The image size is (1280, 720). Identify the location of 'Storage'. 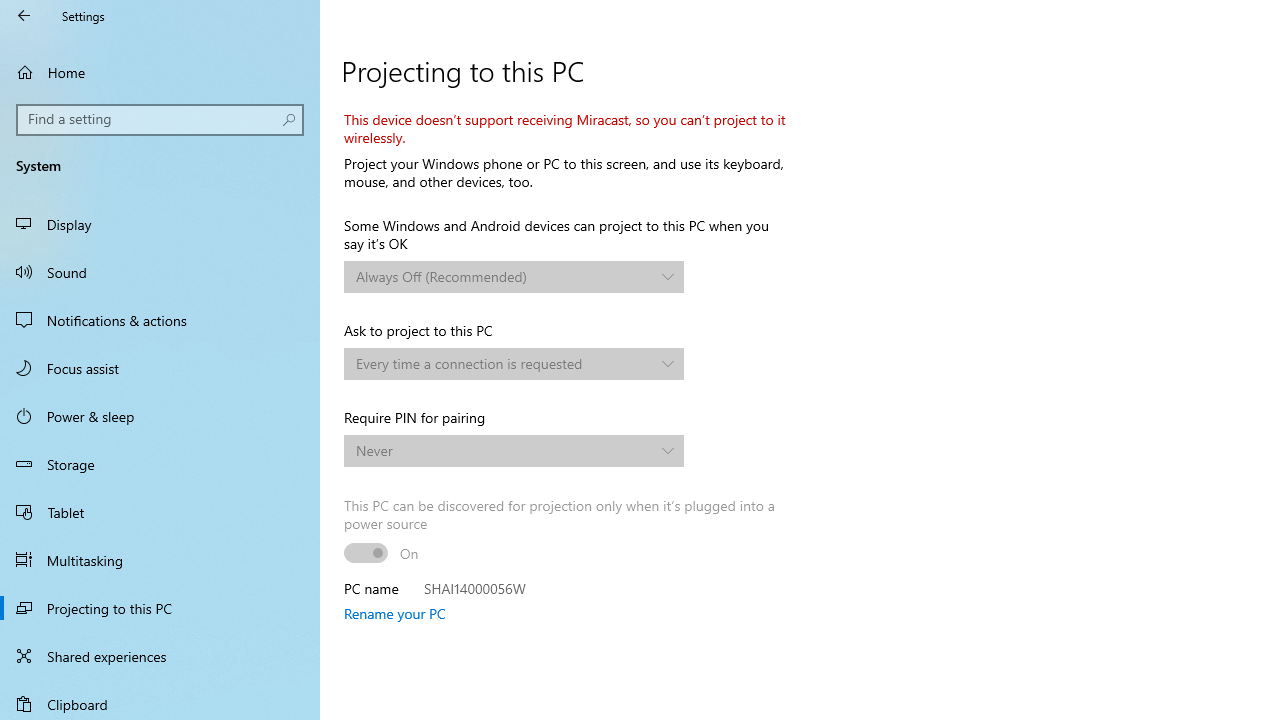
(160, 464).